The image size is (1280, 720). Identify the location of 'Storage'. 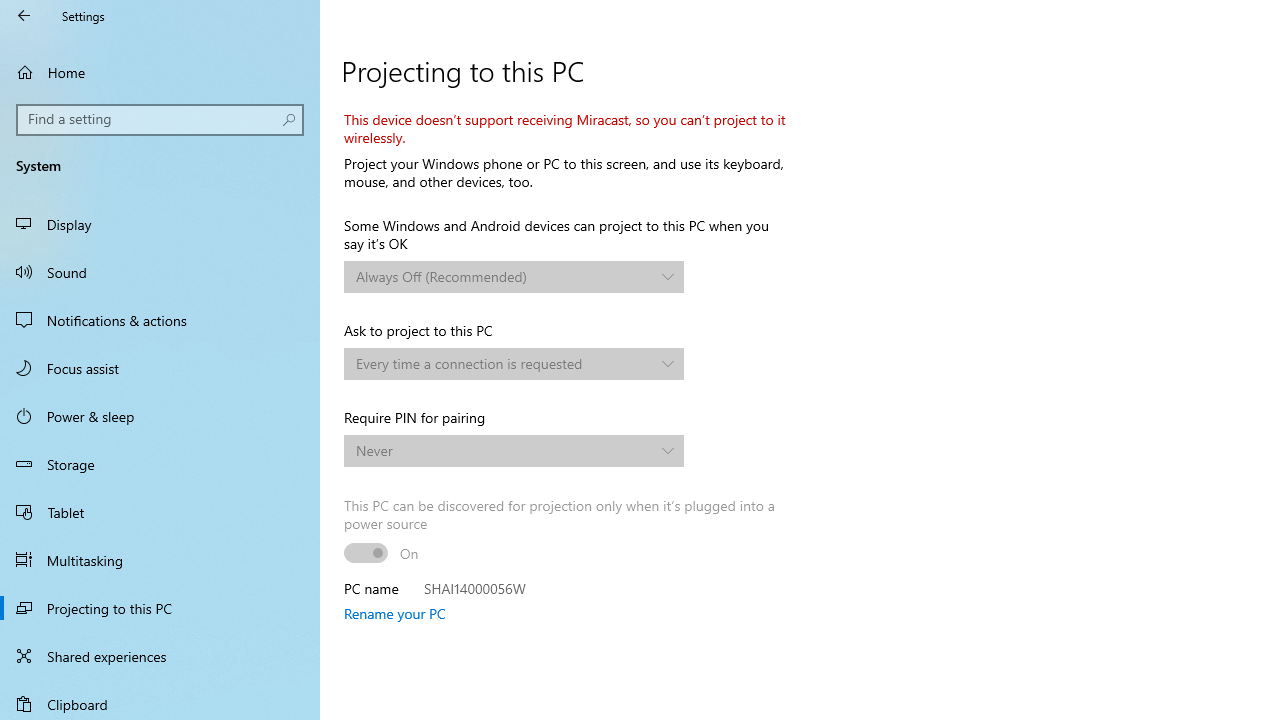
(160, 464).